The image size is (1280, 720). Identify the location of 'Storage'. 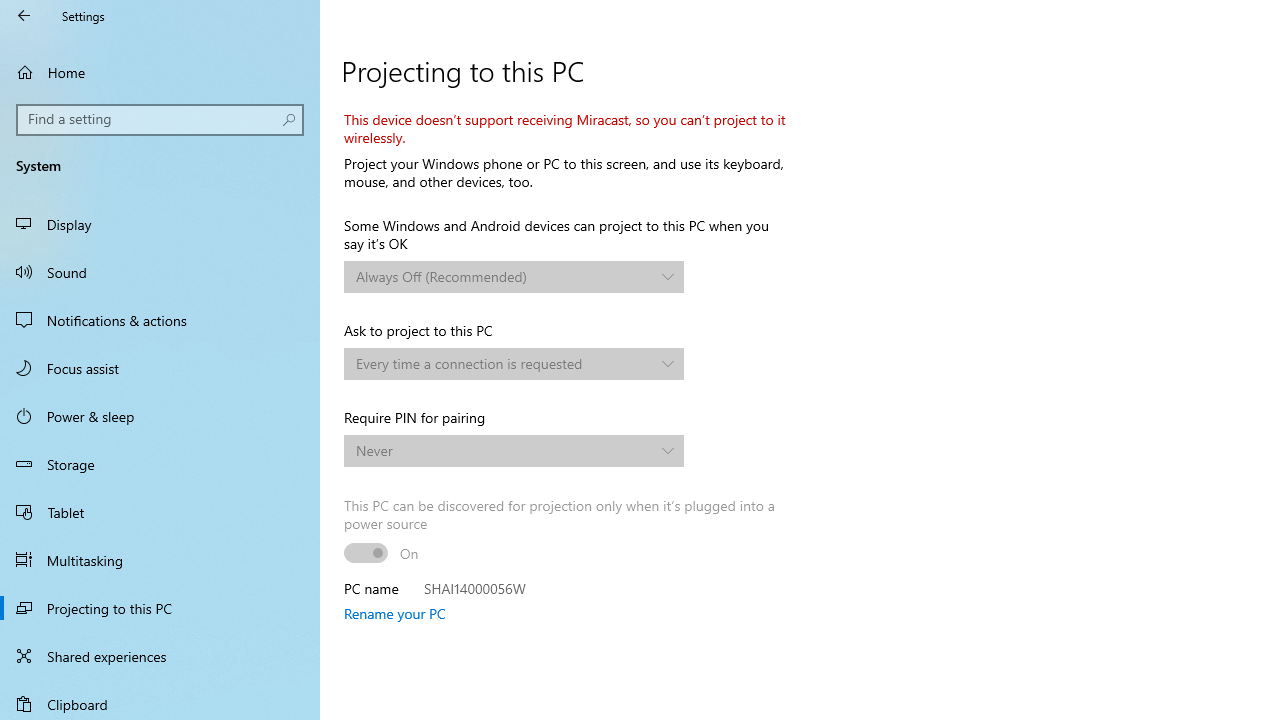
(160, 464).